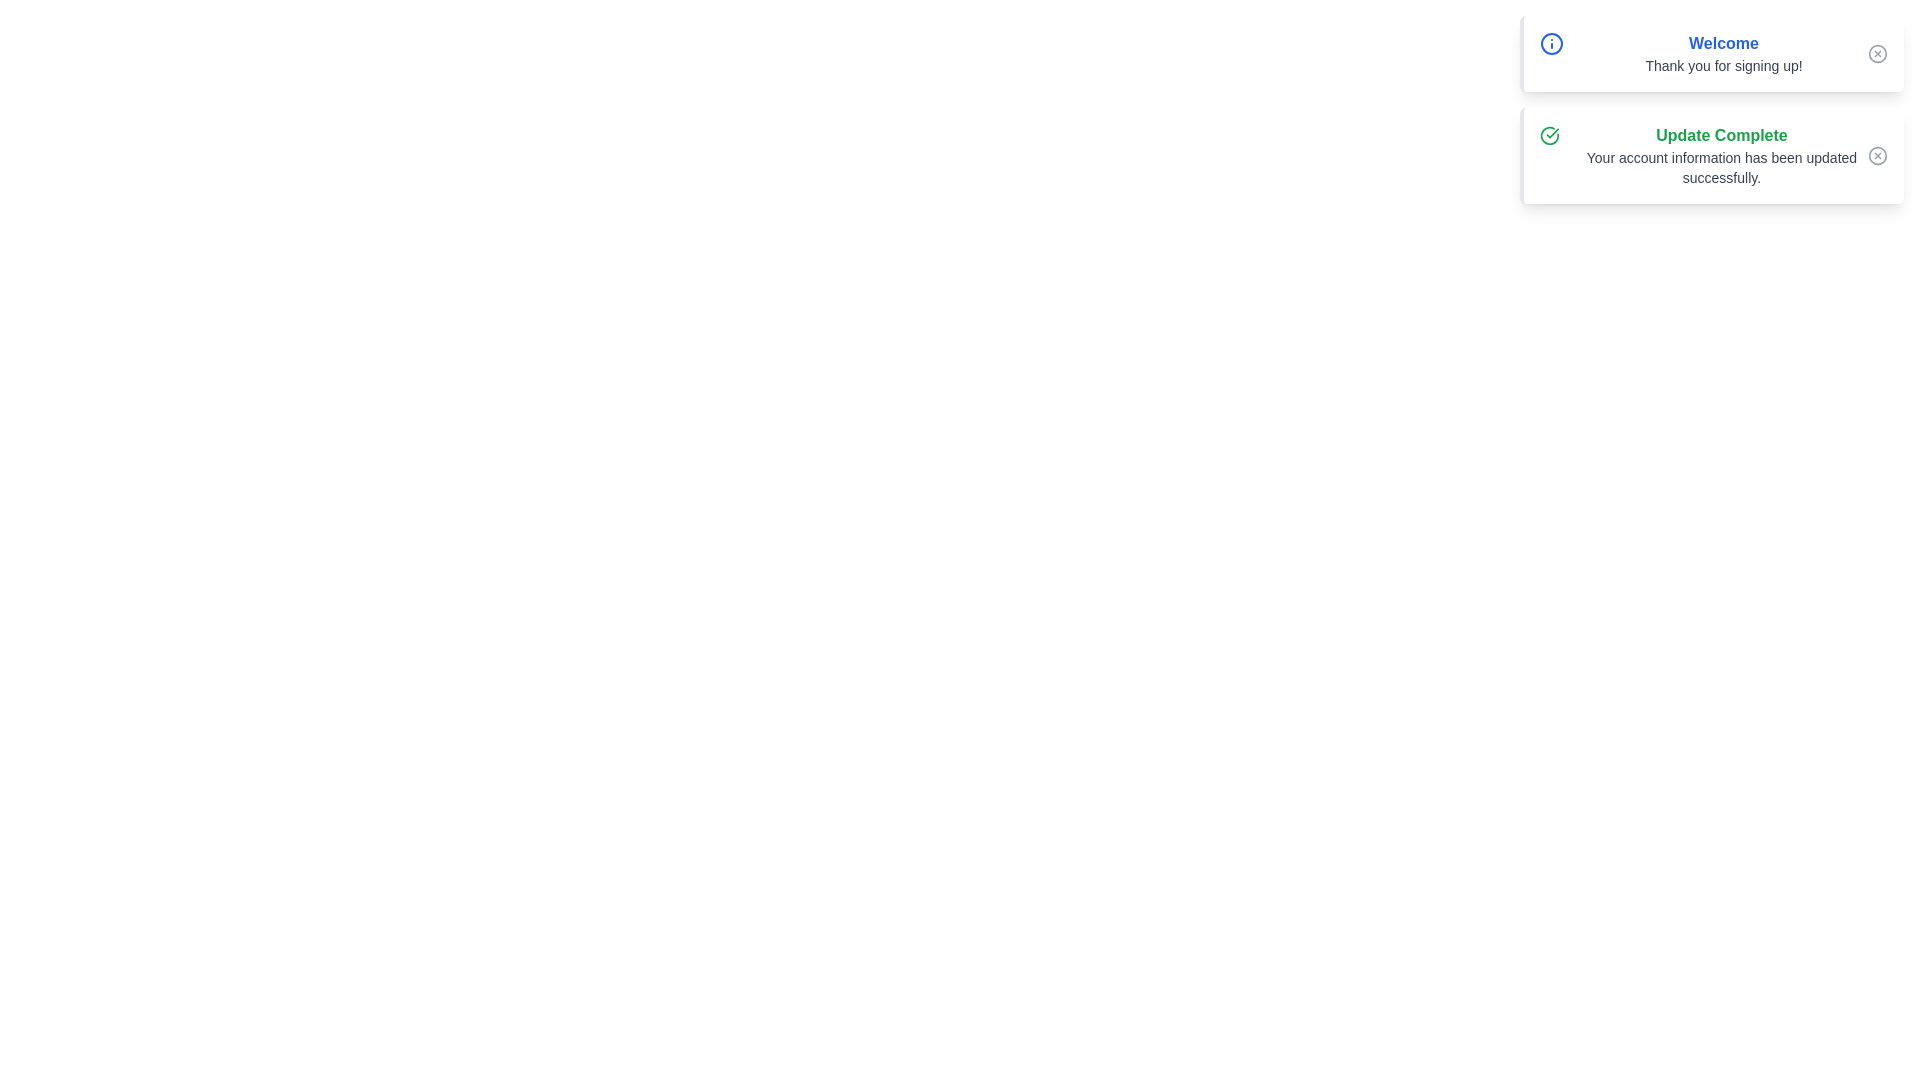 The width and height of the screenshot is (1920, 1080). Describe the element at coordinates (1549, 135) in the screenshot. I see `the 'Update Complete' notification icon that signifies successful completion of an update, located at the top-left corner of the card` at that location.